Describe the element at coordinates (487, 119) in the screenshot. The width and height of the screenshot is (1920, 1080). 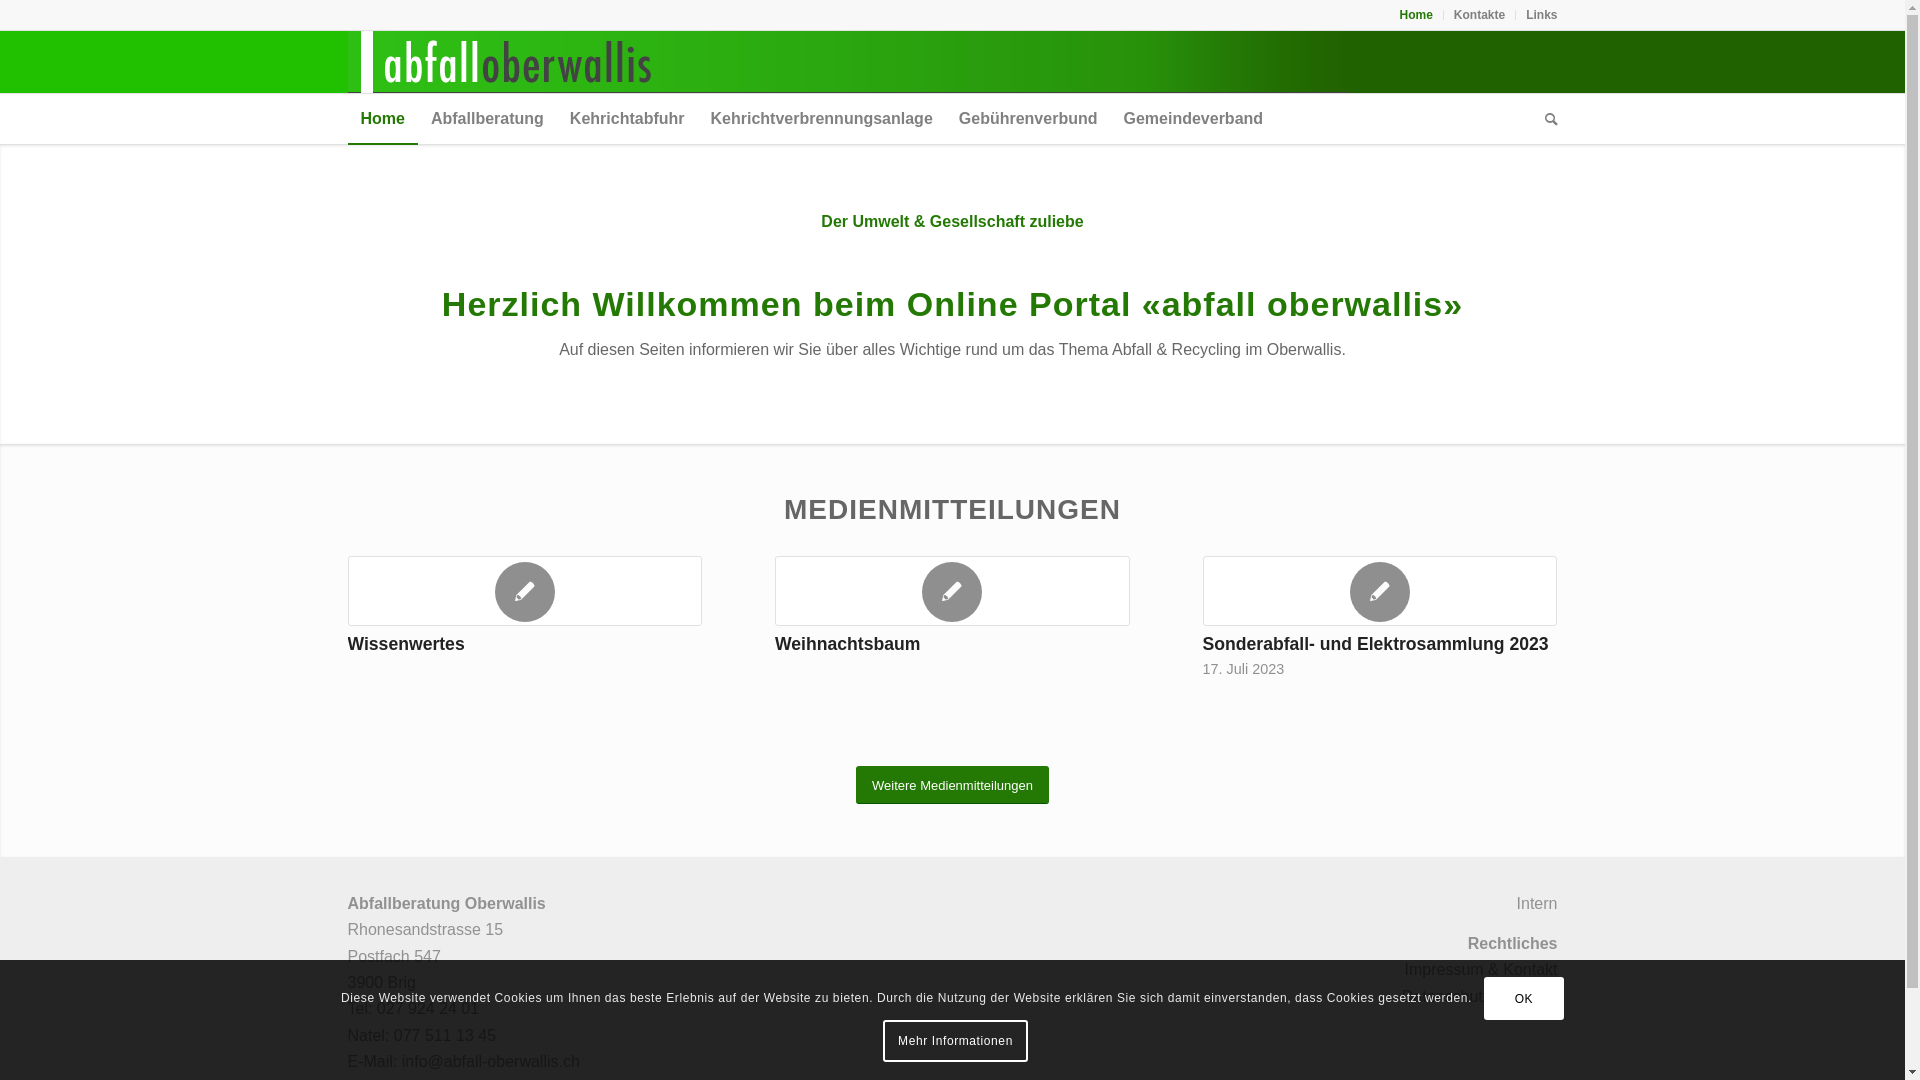
I see `'Abfallberatung'` at that location.